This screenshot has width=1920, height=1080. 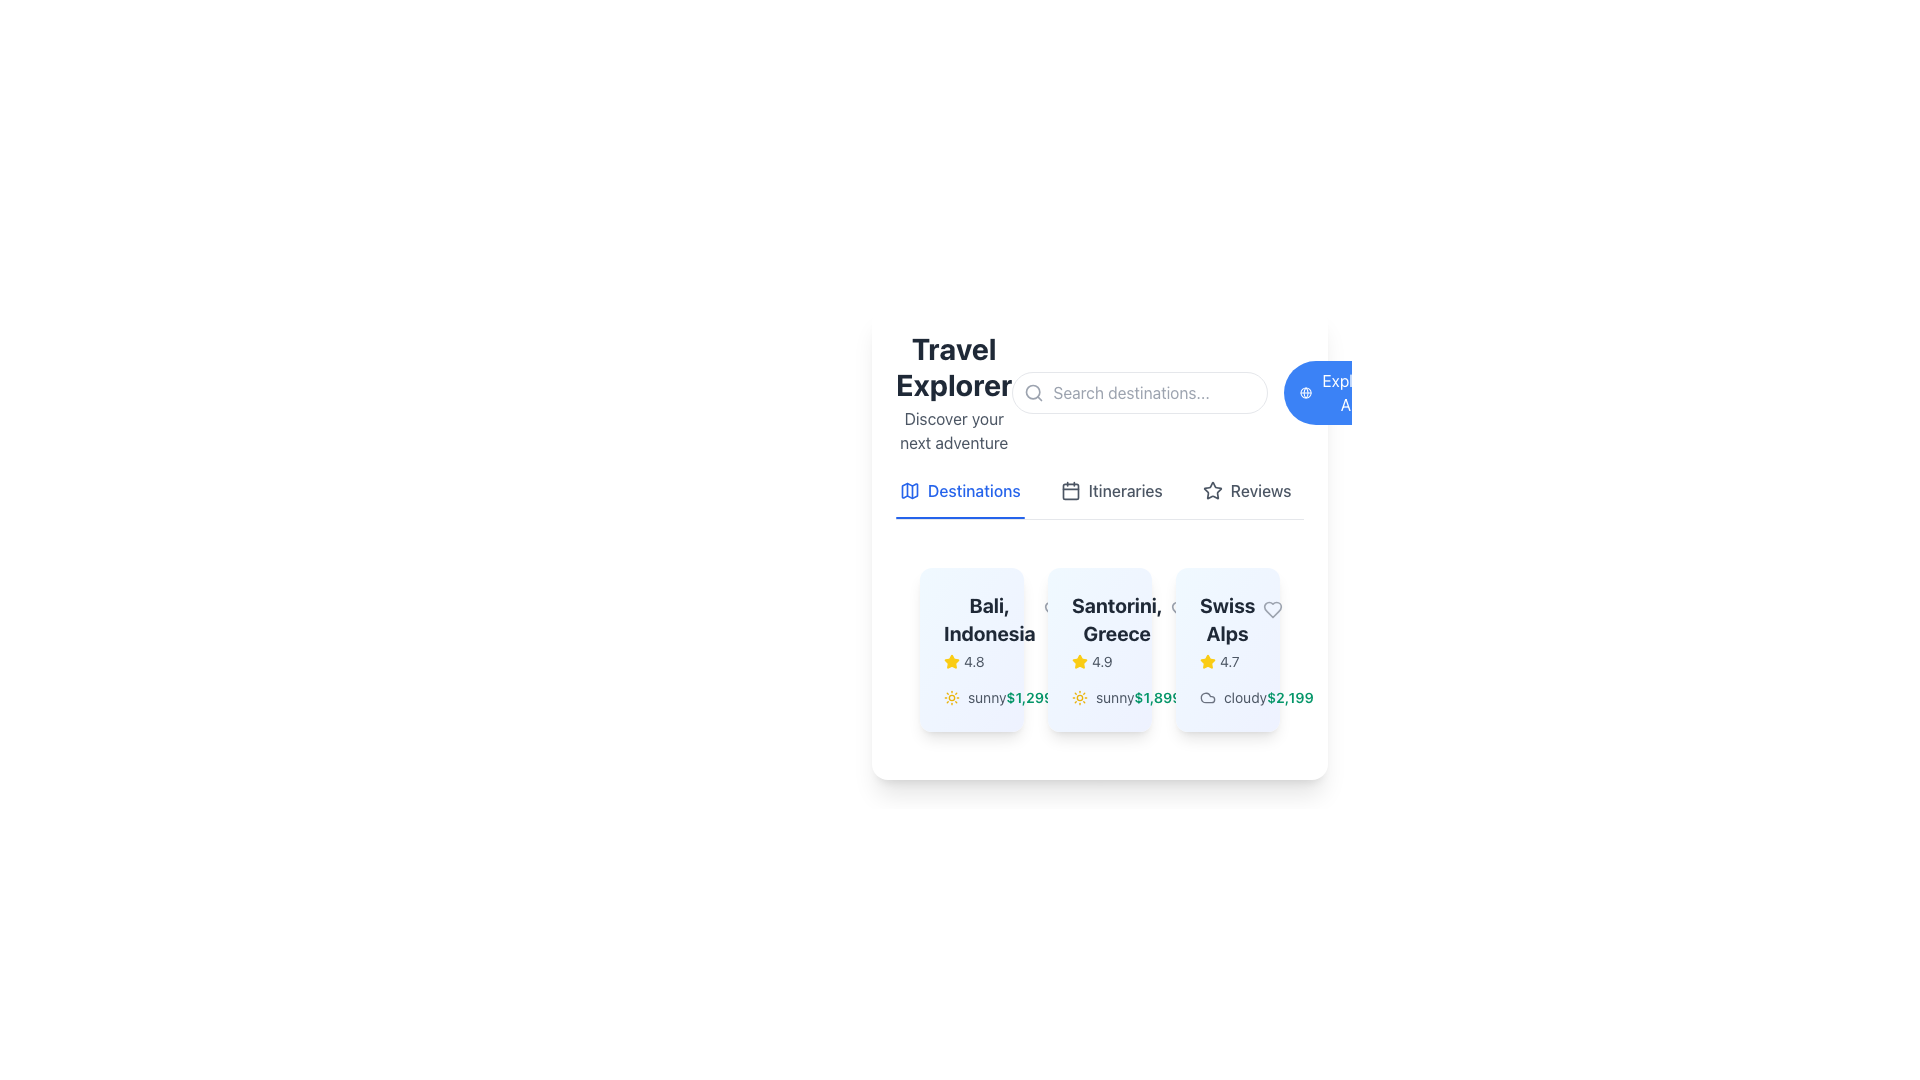 I want to click on the text label that displays 'cloudy' and the price '$2,199', which is located at the bottom of the 'Swiss Alps' card, to the right of the star-rating component, so click(x=1227, y=697).